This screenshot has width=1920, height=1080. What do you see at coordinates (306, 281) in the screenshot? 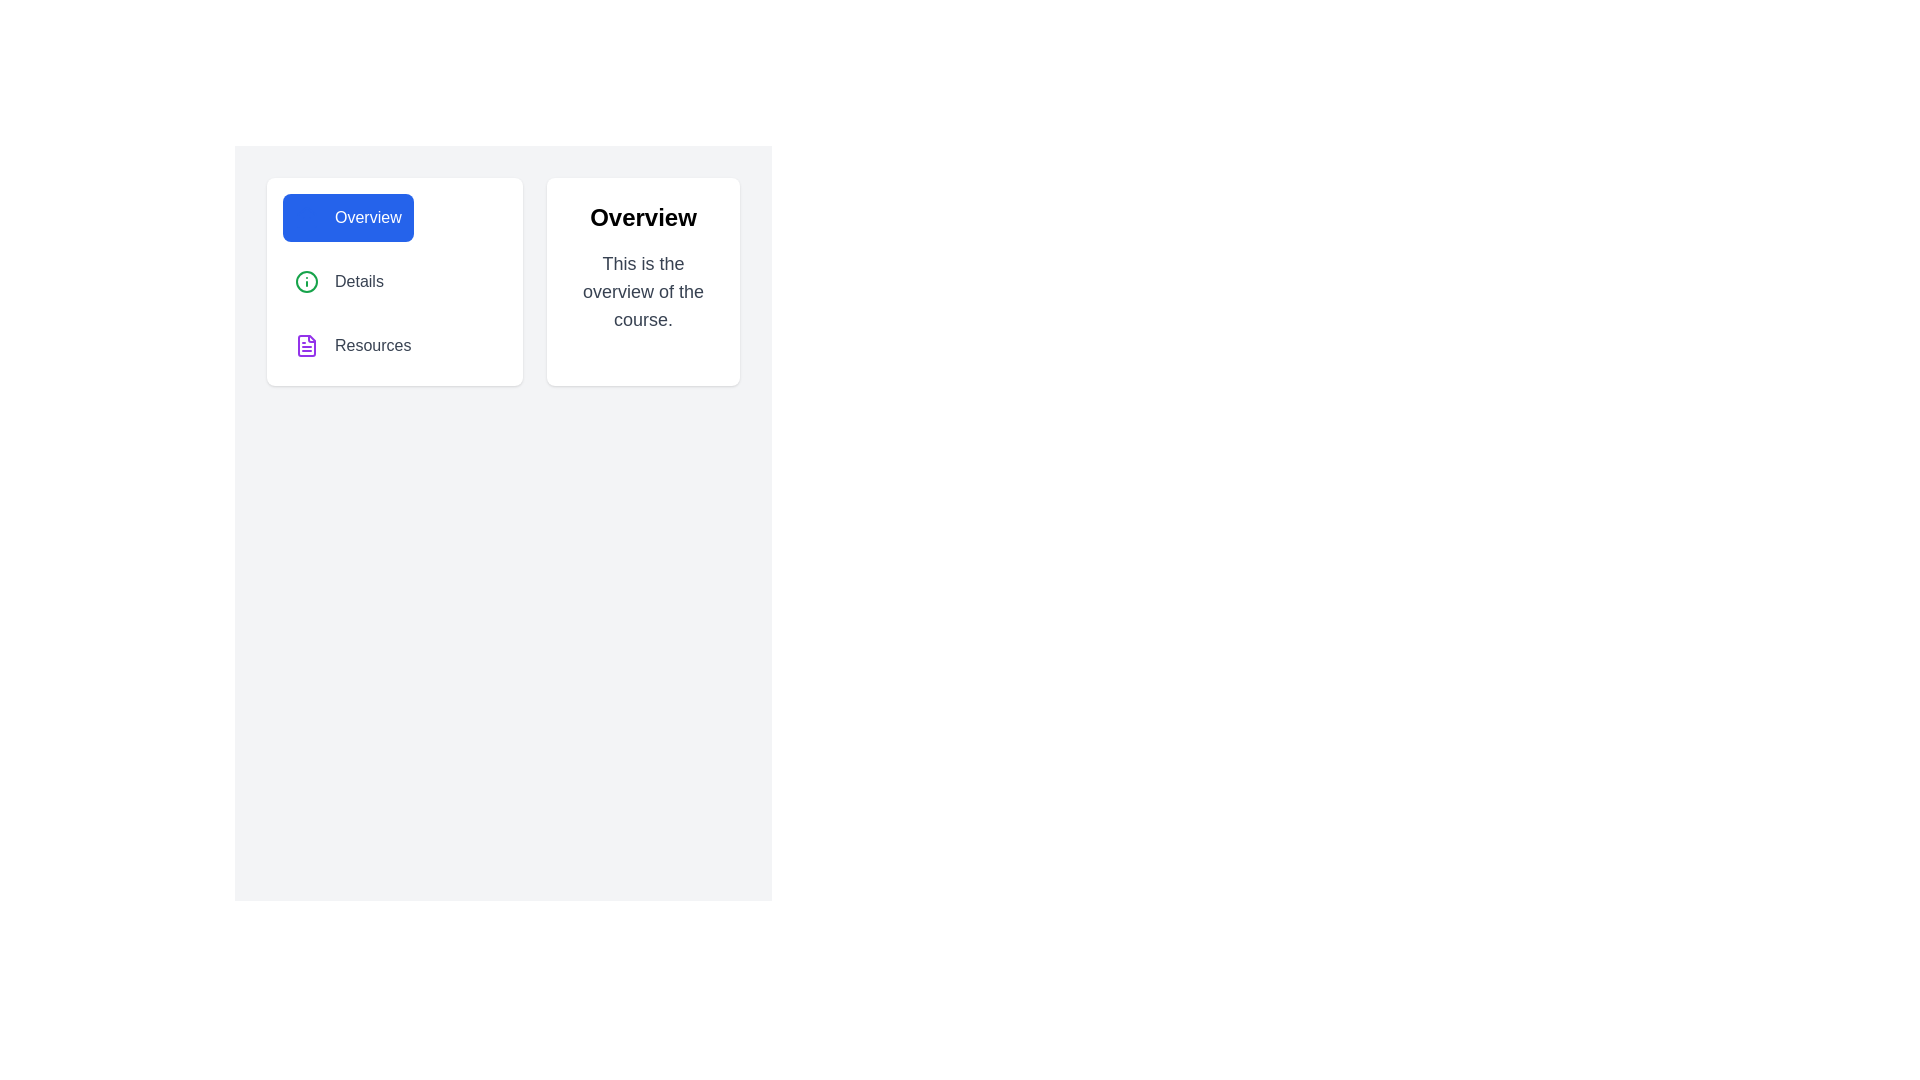
I see `the icon representing 'Details' located next to its label in the vertically aligned list on the left side of the card-like component` at bounding box center [306, 281].